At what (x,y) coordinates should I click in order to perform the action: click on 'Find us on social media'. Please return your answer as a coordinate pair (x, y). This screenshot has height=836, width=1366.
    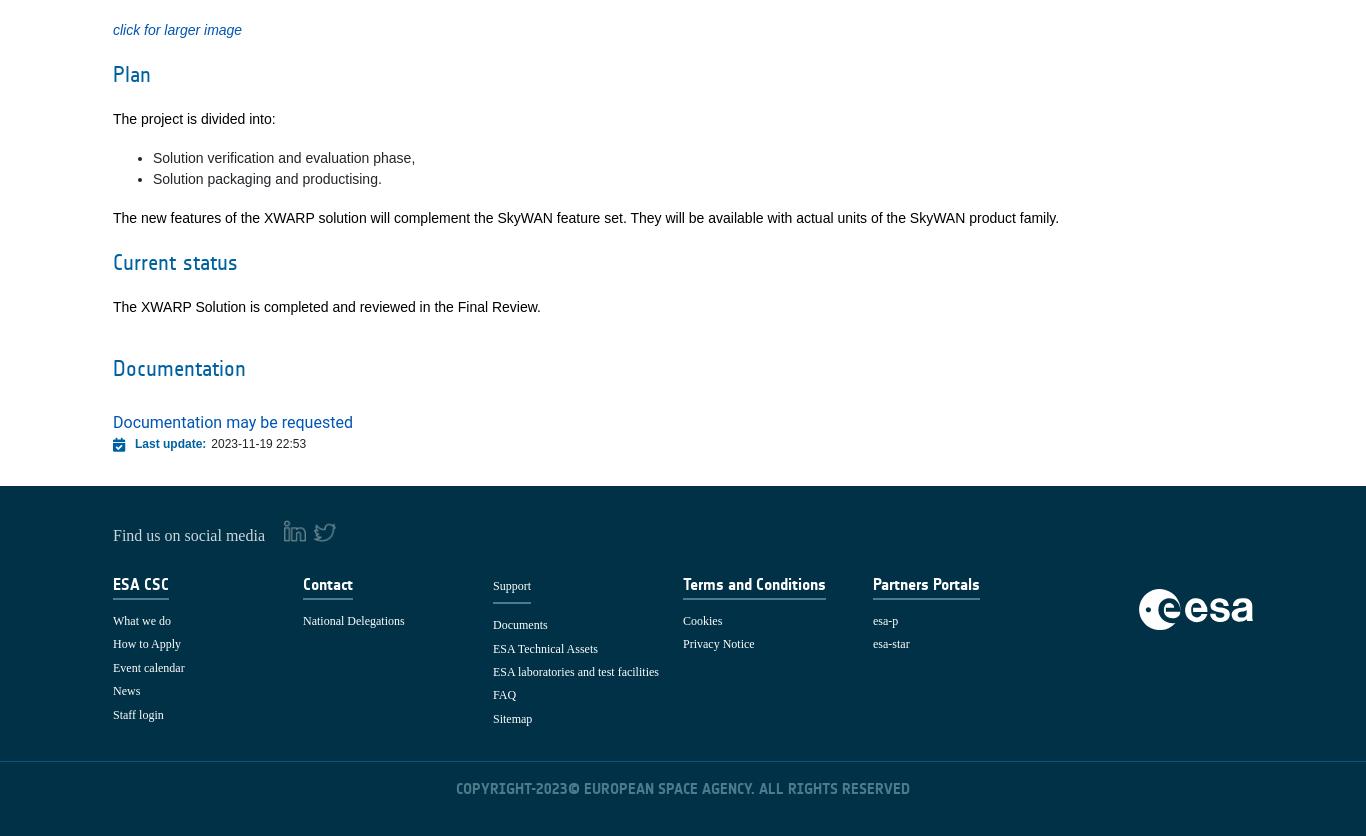
    Looking at the image, I should click on (189, 533).